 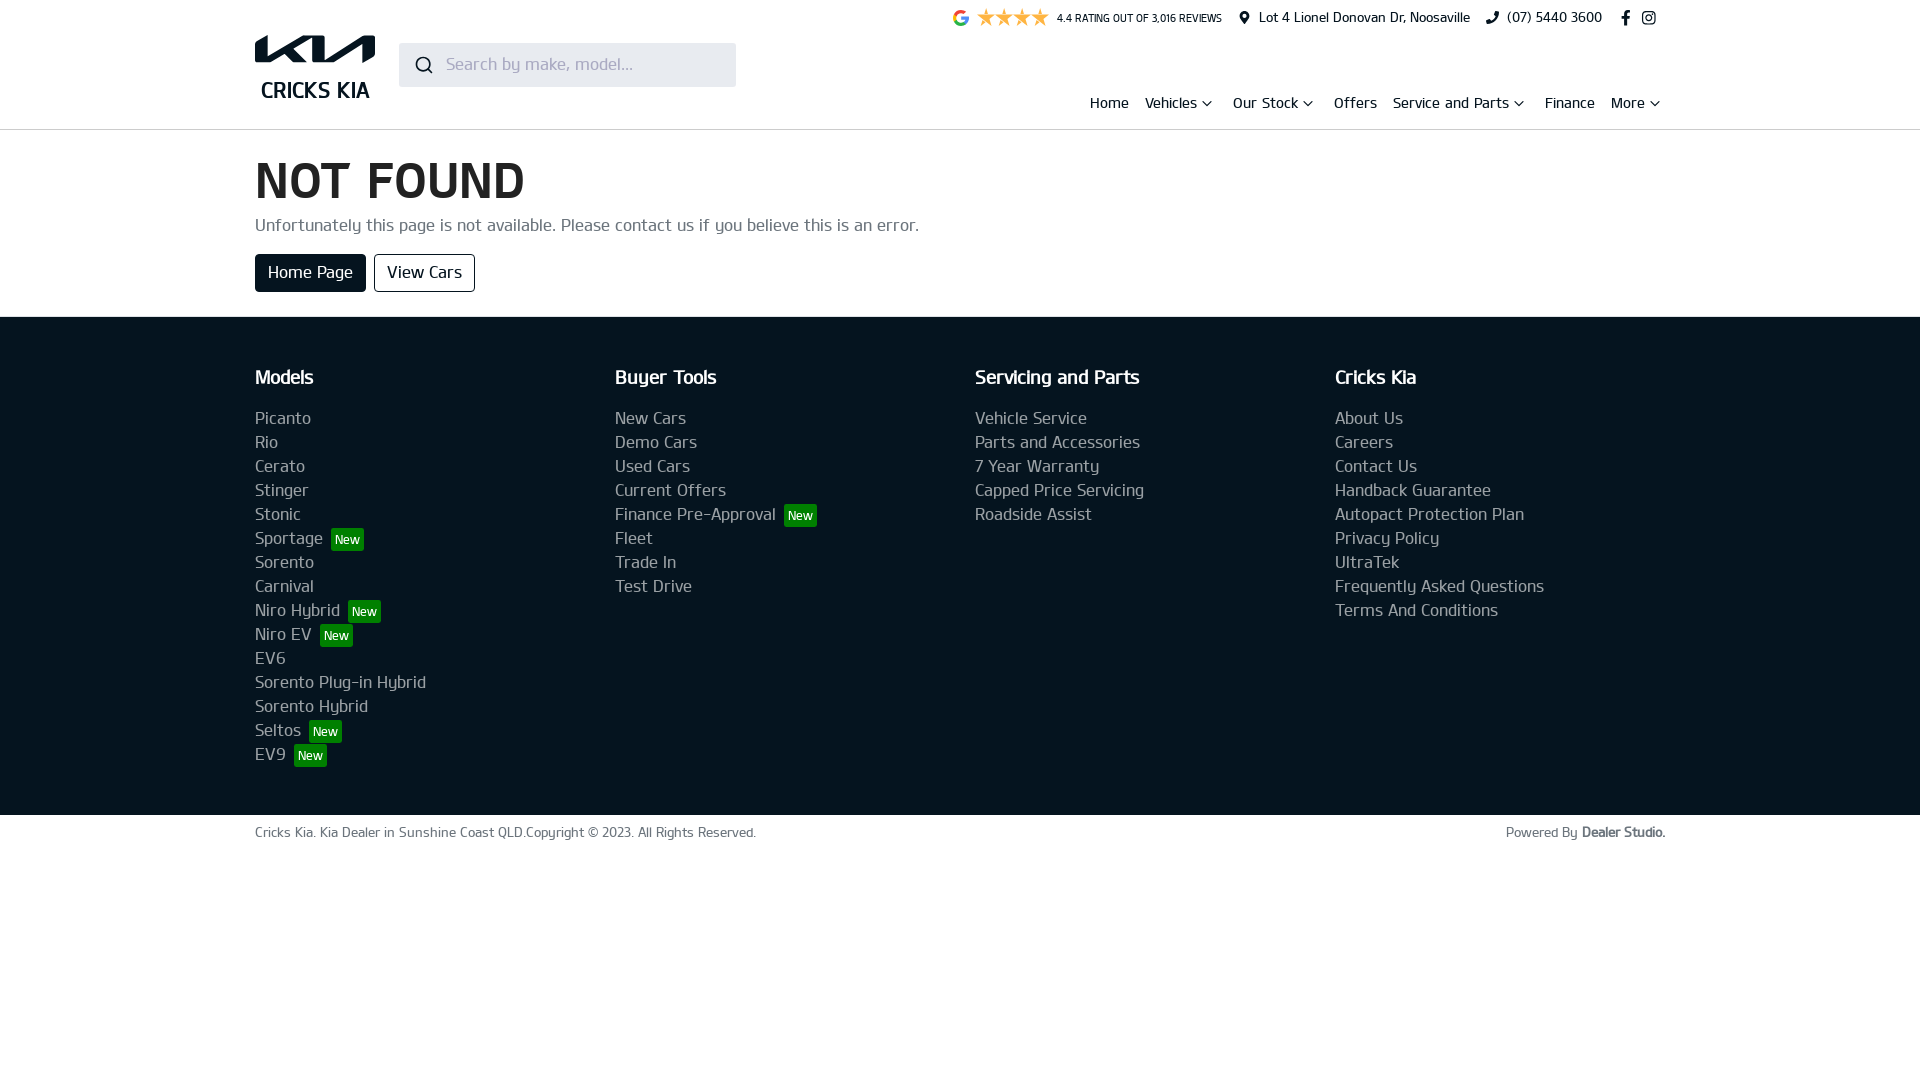 What do you see at coordinates (1266, 106) in the screenshot?
I see `'Our Stock'` at bounding box center [1266, 106].